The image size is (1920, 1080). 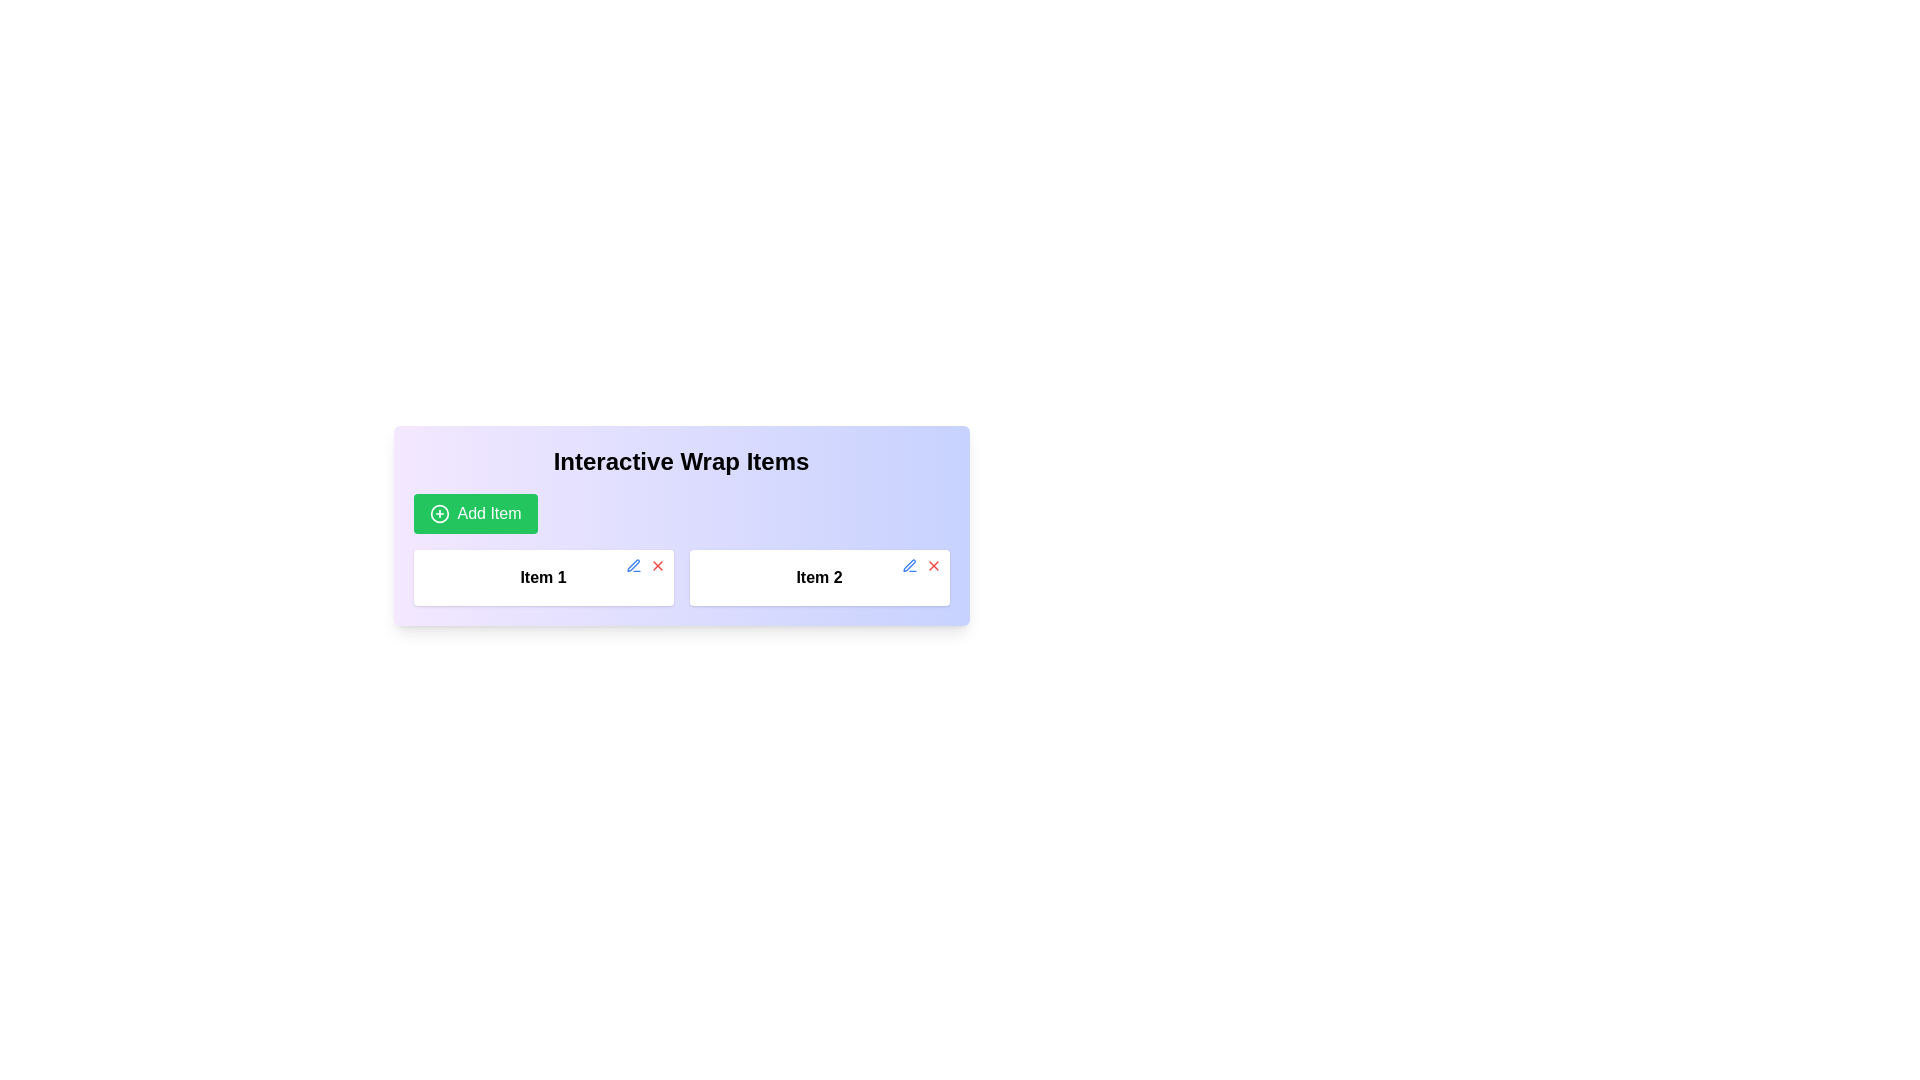 What do you see at coordinates (474, 512) in the screenshot?
I see `the 'Add Item' button, which is a green button with white text and a '+' icon, located below the heading 'Interactive Wrap Items'` at bounding box center [474, 512].